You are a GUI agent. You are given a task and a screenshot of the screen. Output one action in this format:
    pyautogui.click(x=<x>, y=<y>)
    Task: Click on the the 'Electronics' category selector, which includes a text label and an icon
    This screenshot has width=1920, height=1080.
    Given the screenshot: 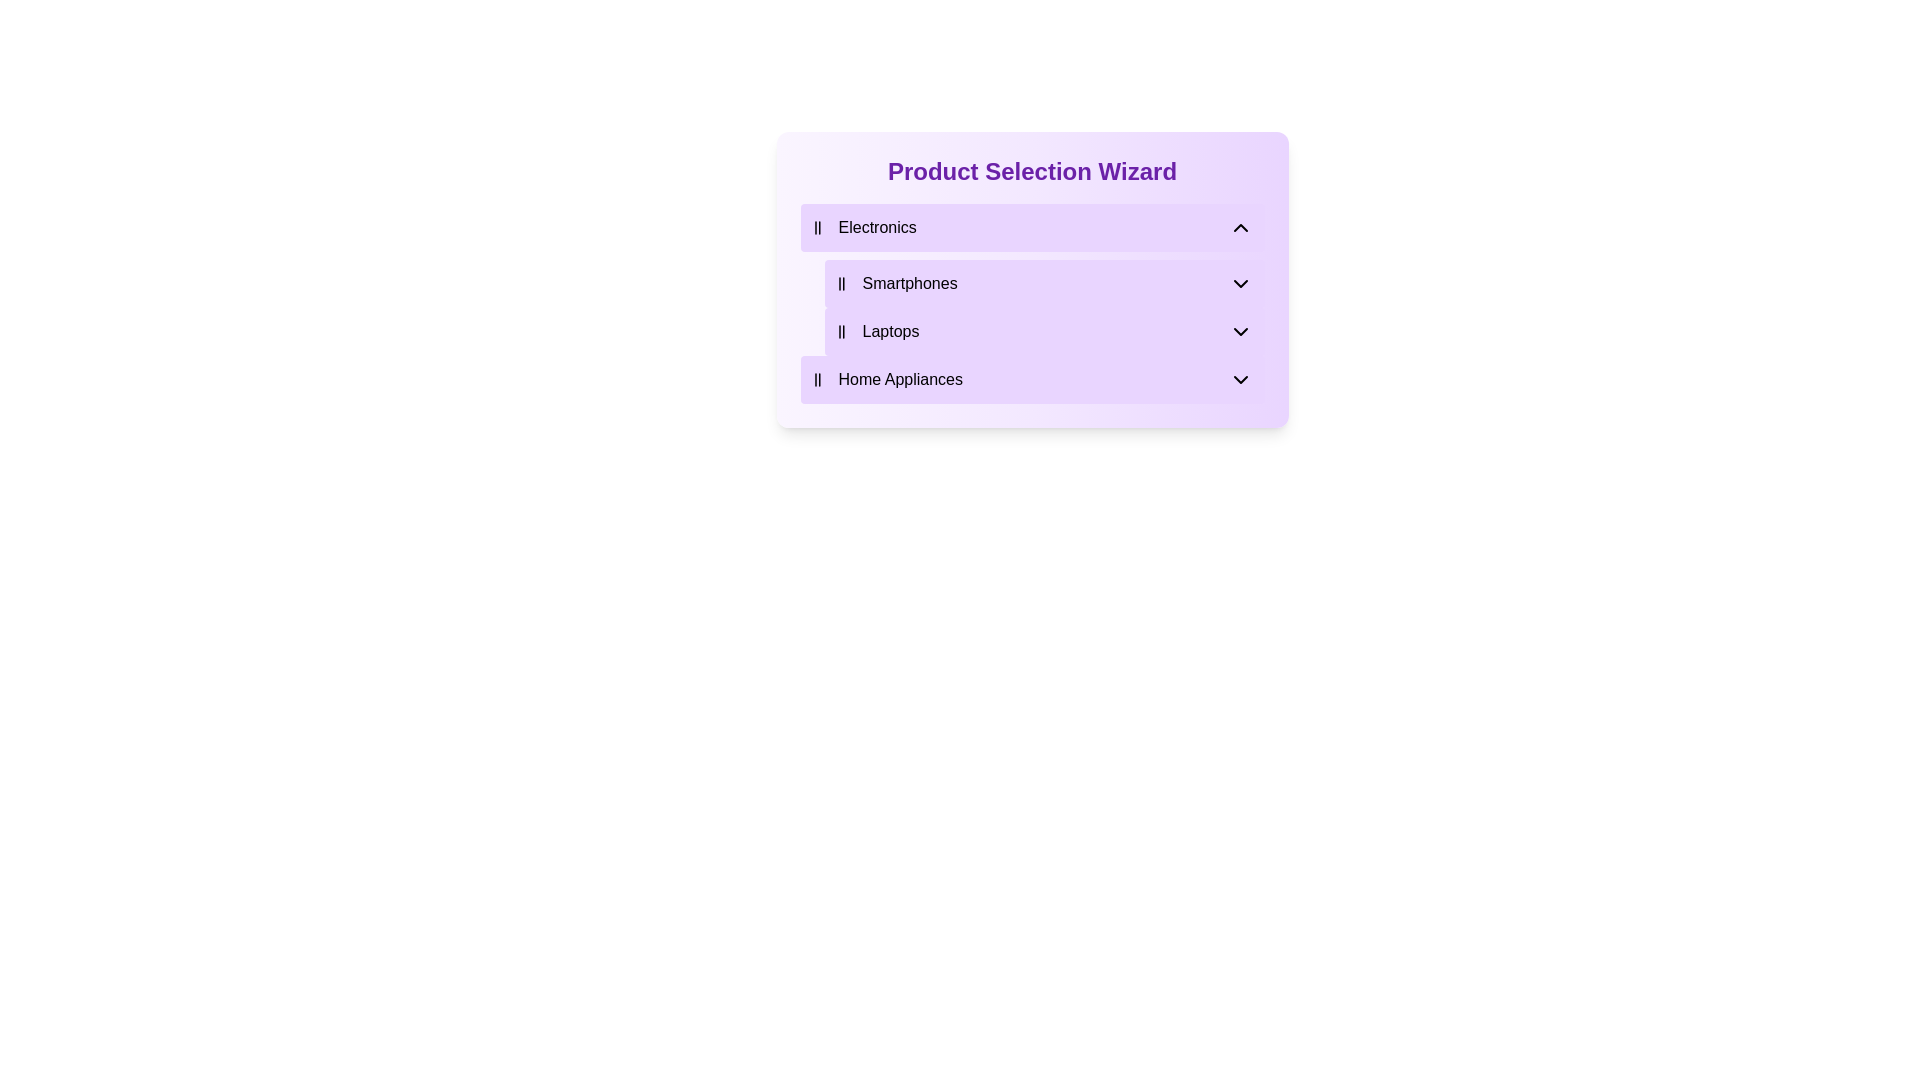 What is the action you would take?
    pyautogui.click(x=864, y=226)
    